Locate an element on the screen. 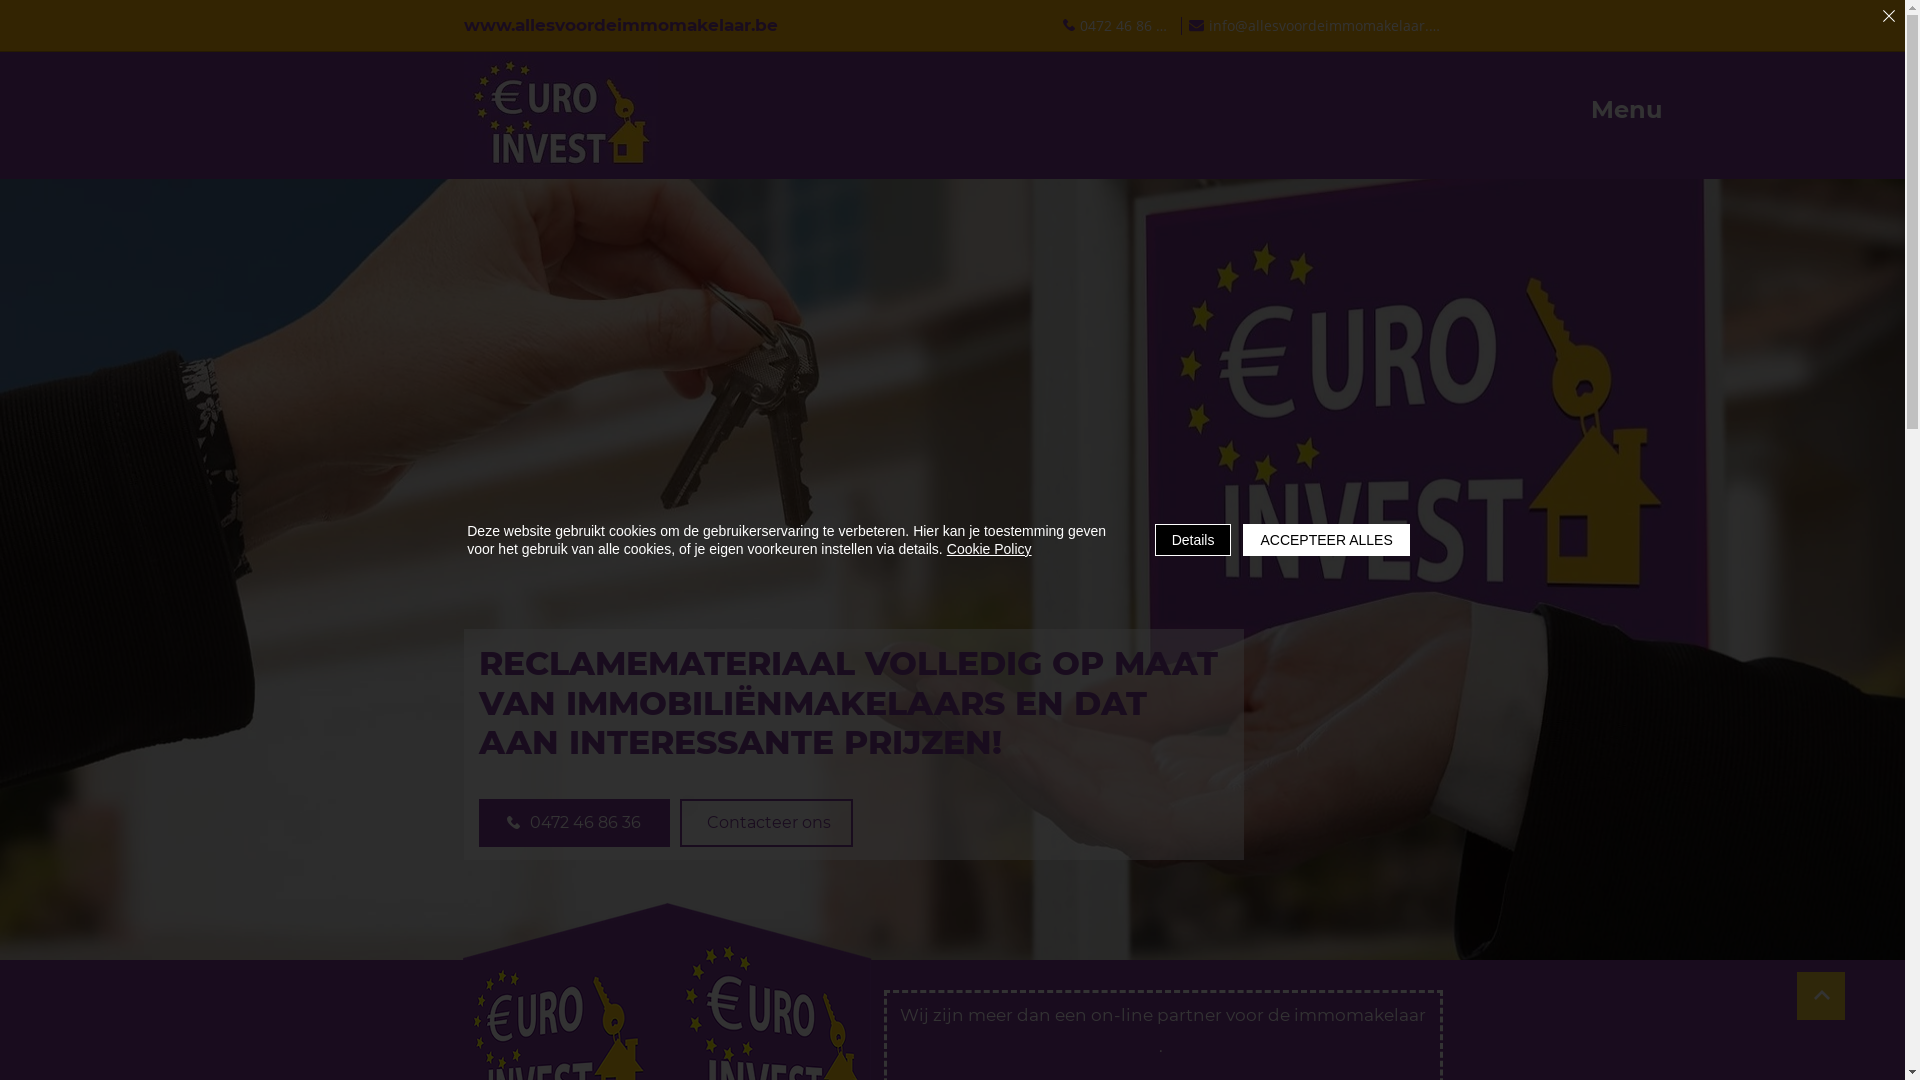  'info@allesvoordeimmomakelaar.be' is located at coordinates (1315, 24).